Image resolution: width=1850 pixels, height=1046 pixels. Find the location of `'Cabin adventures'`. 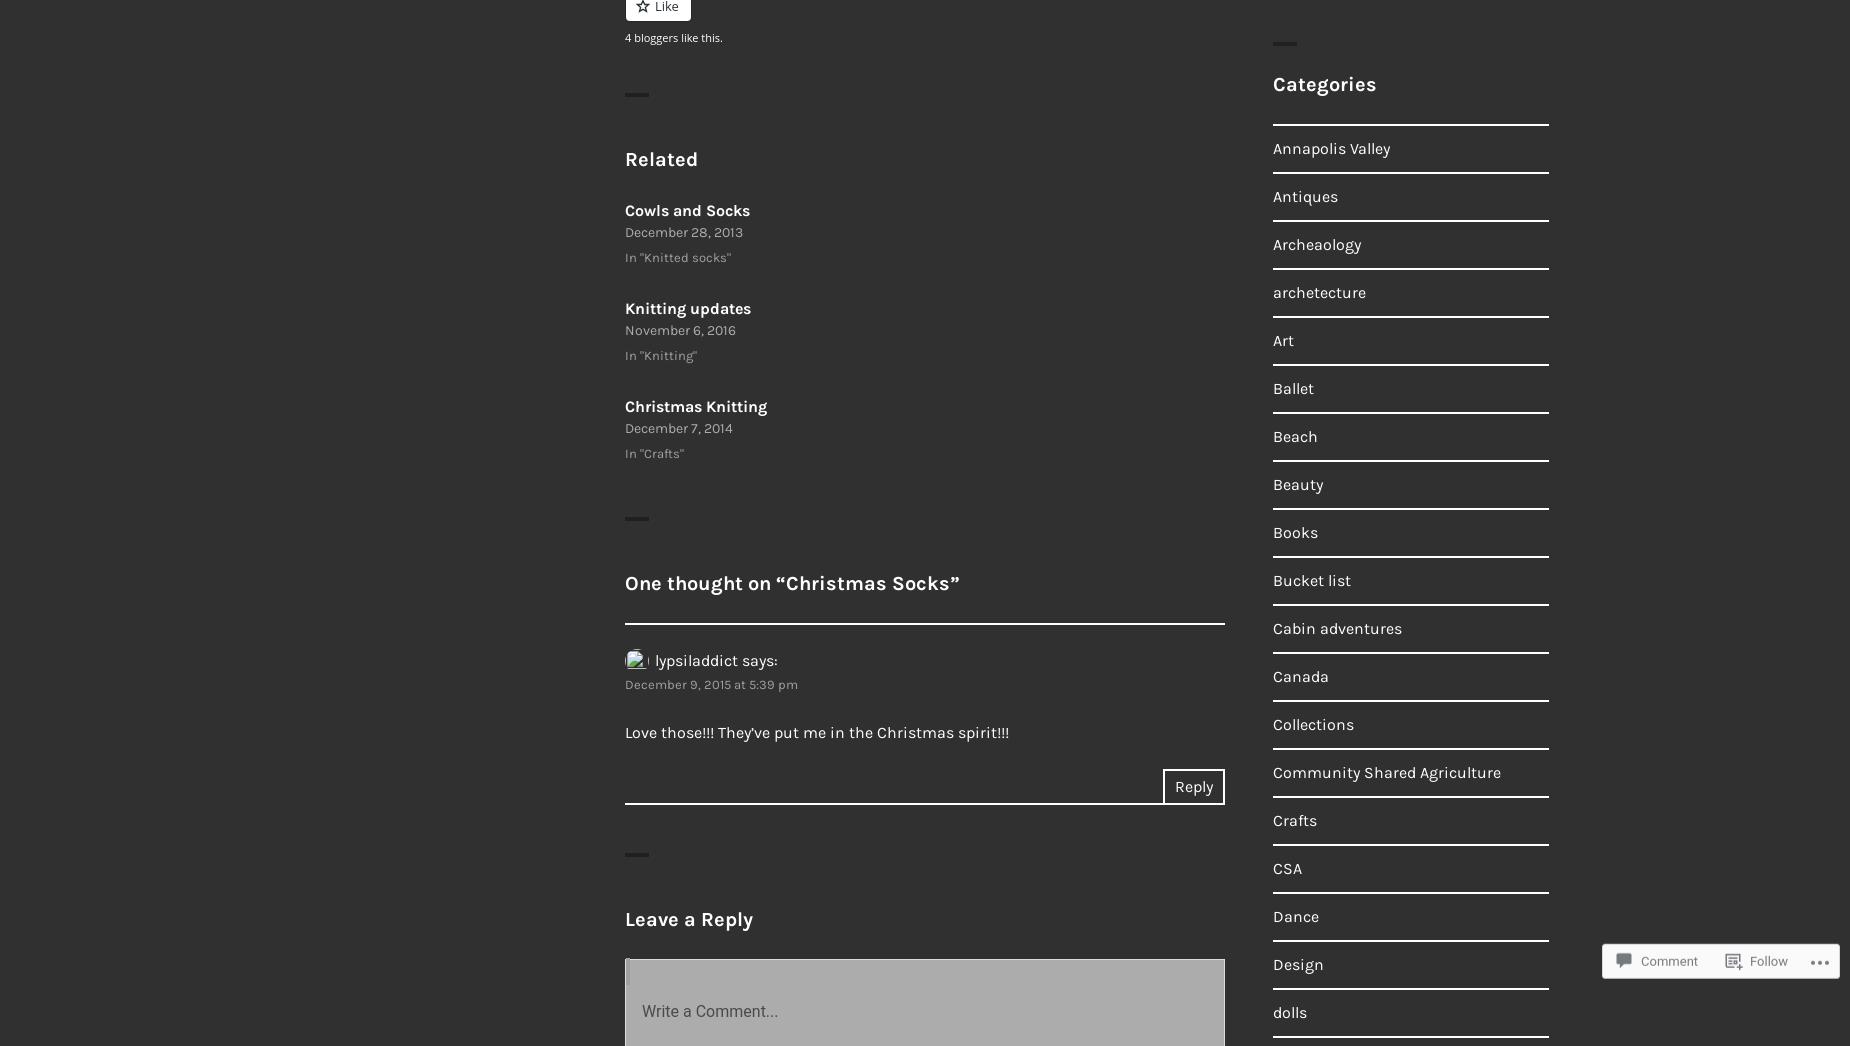

'Cabin adventures' is located at coordinates (1336, 627).